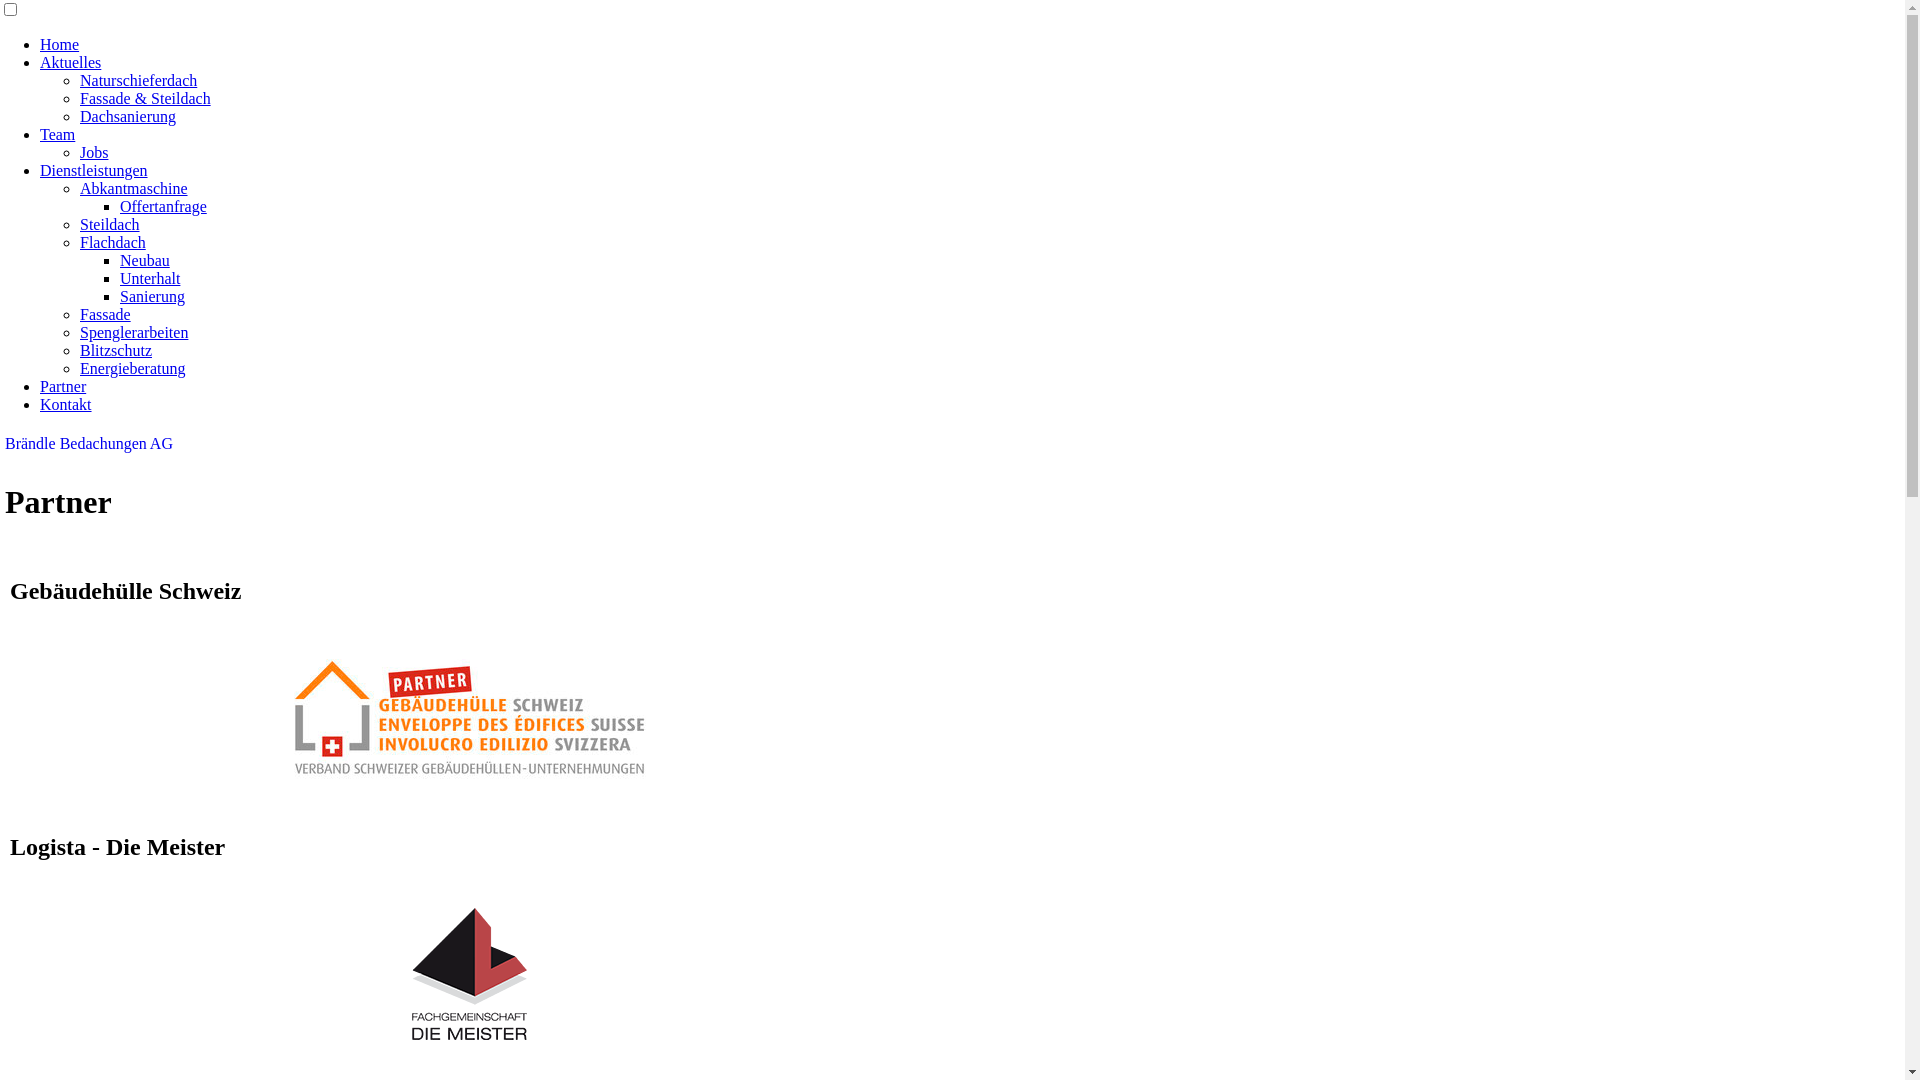 The height and width of the screenshot is (1080, 1920). I want to click on 'Aktuelles', so click(70, 61).